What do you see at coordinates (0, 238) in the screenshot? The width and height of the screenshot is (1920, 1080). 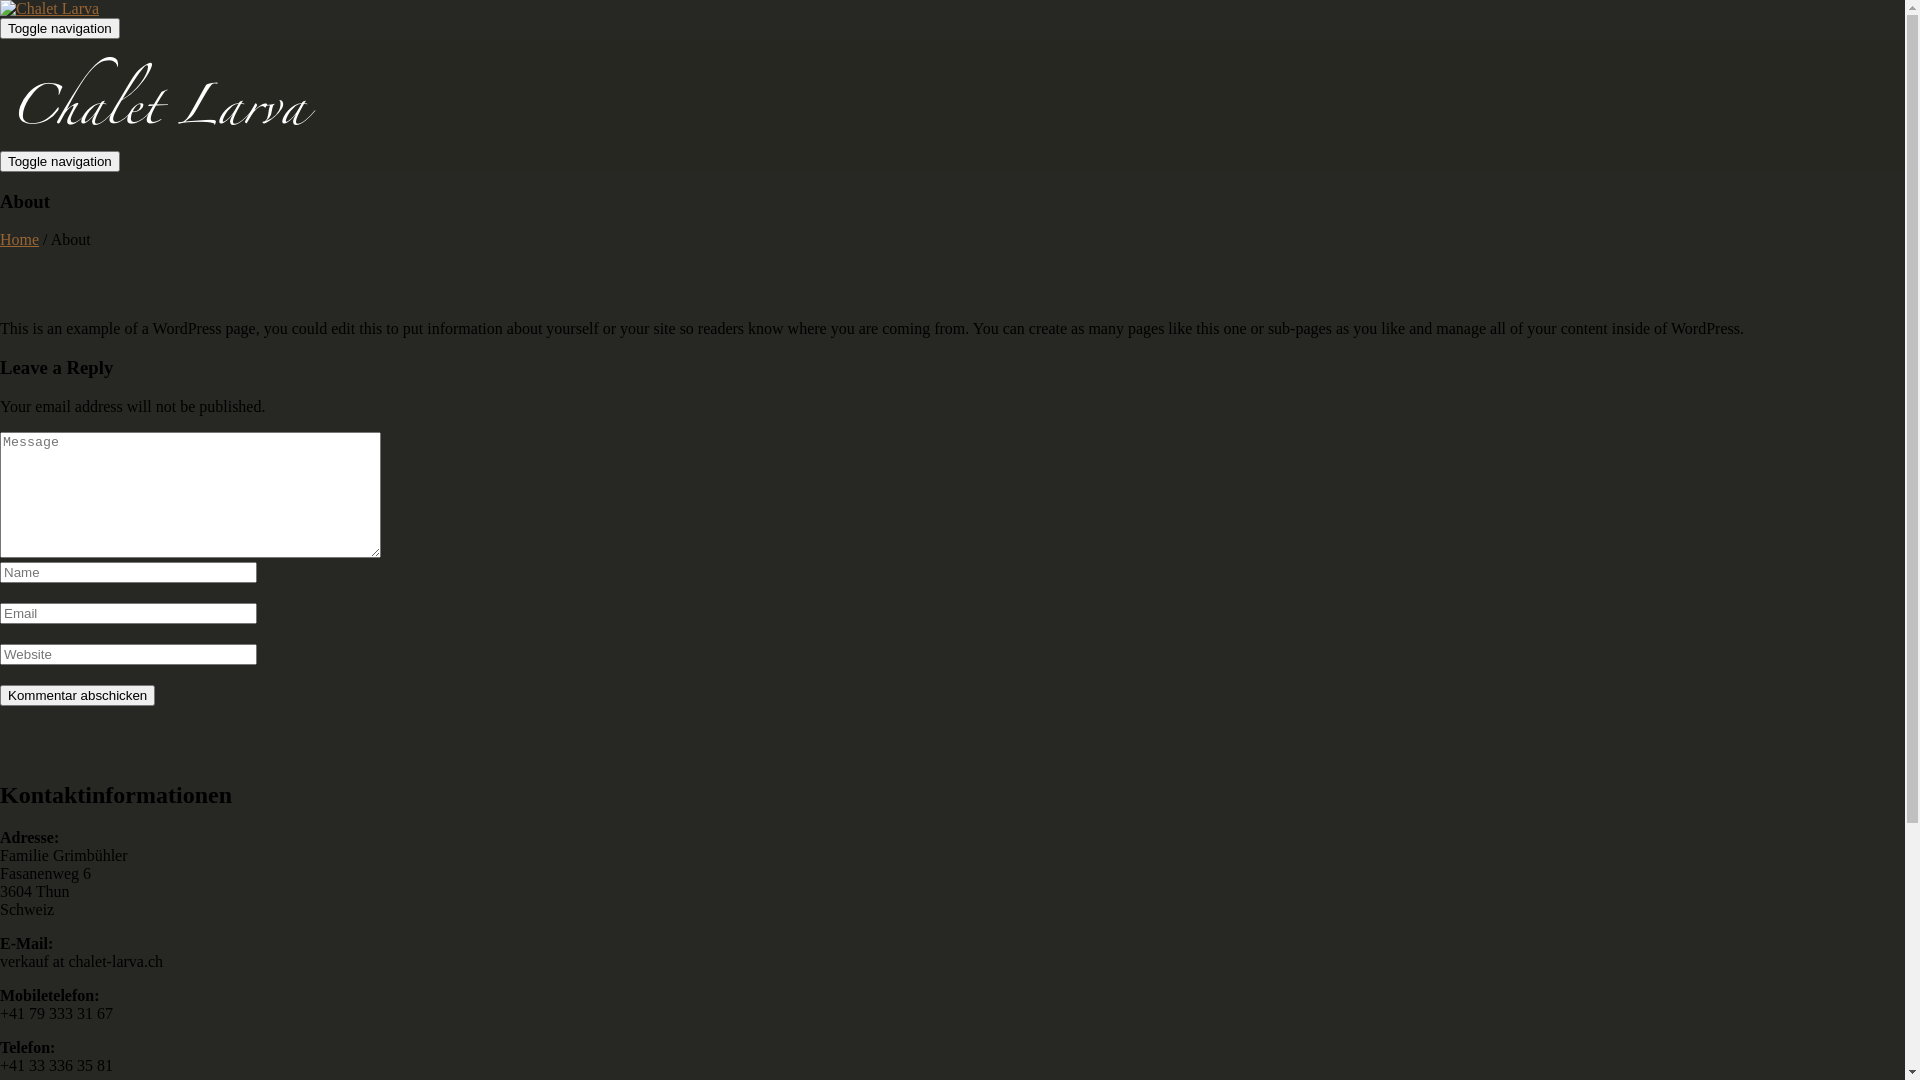 I see `'Home'` at bounding box center [0, 238].